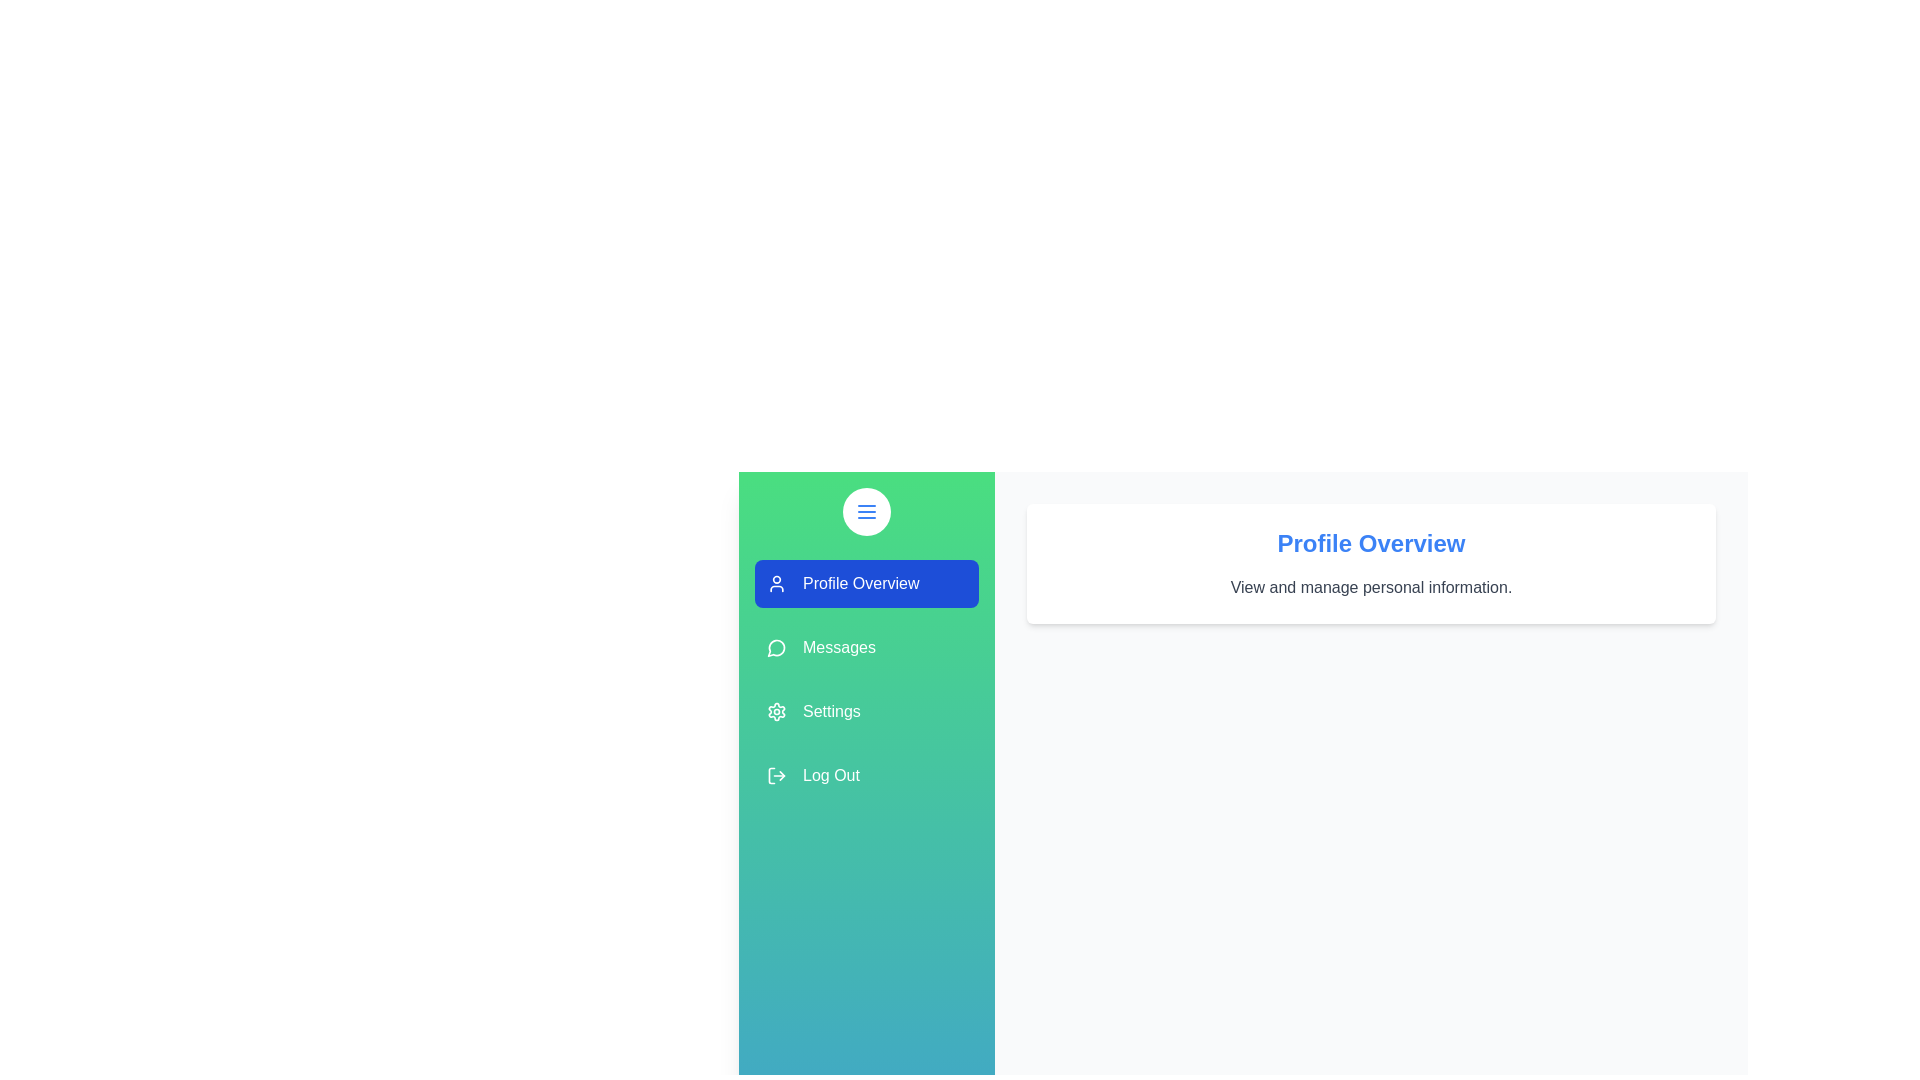 This screenshot has height=1080, width=1920. I want to click on the section Settings by clicking on its corresponding area, so click(867, 711).